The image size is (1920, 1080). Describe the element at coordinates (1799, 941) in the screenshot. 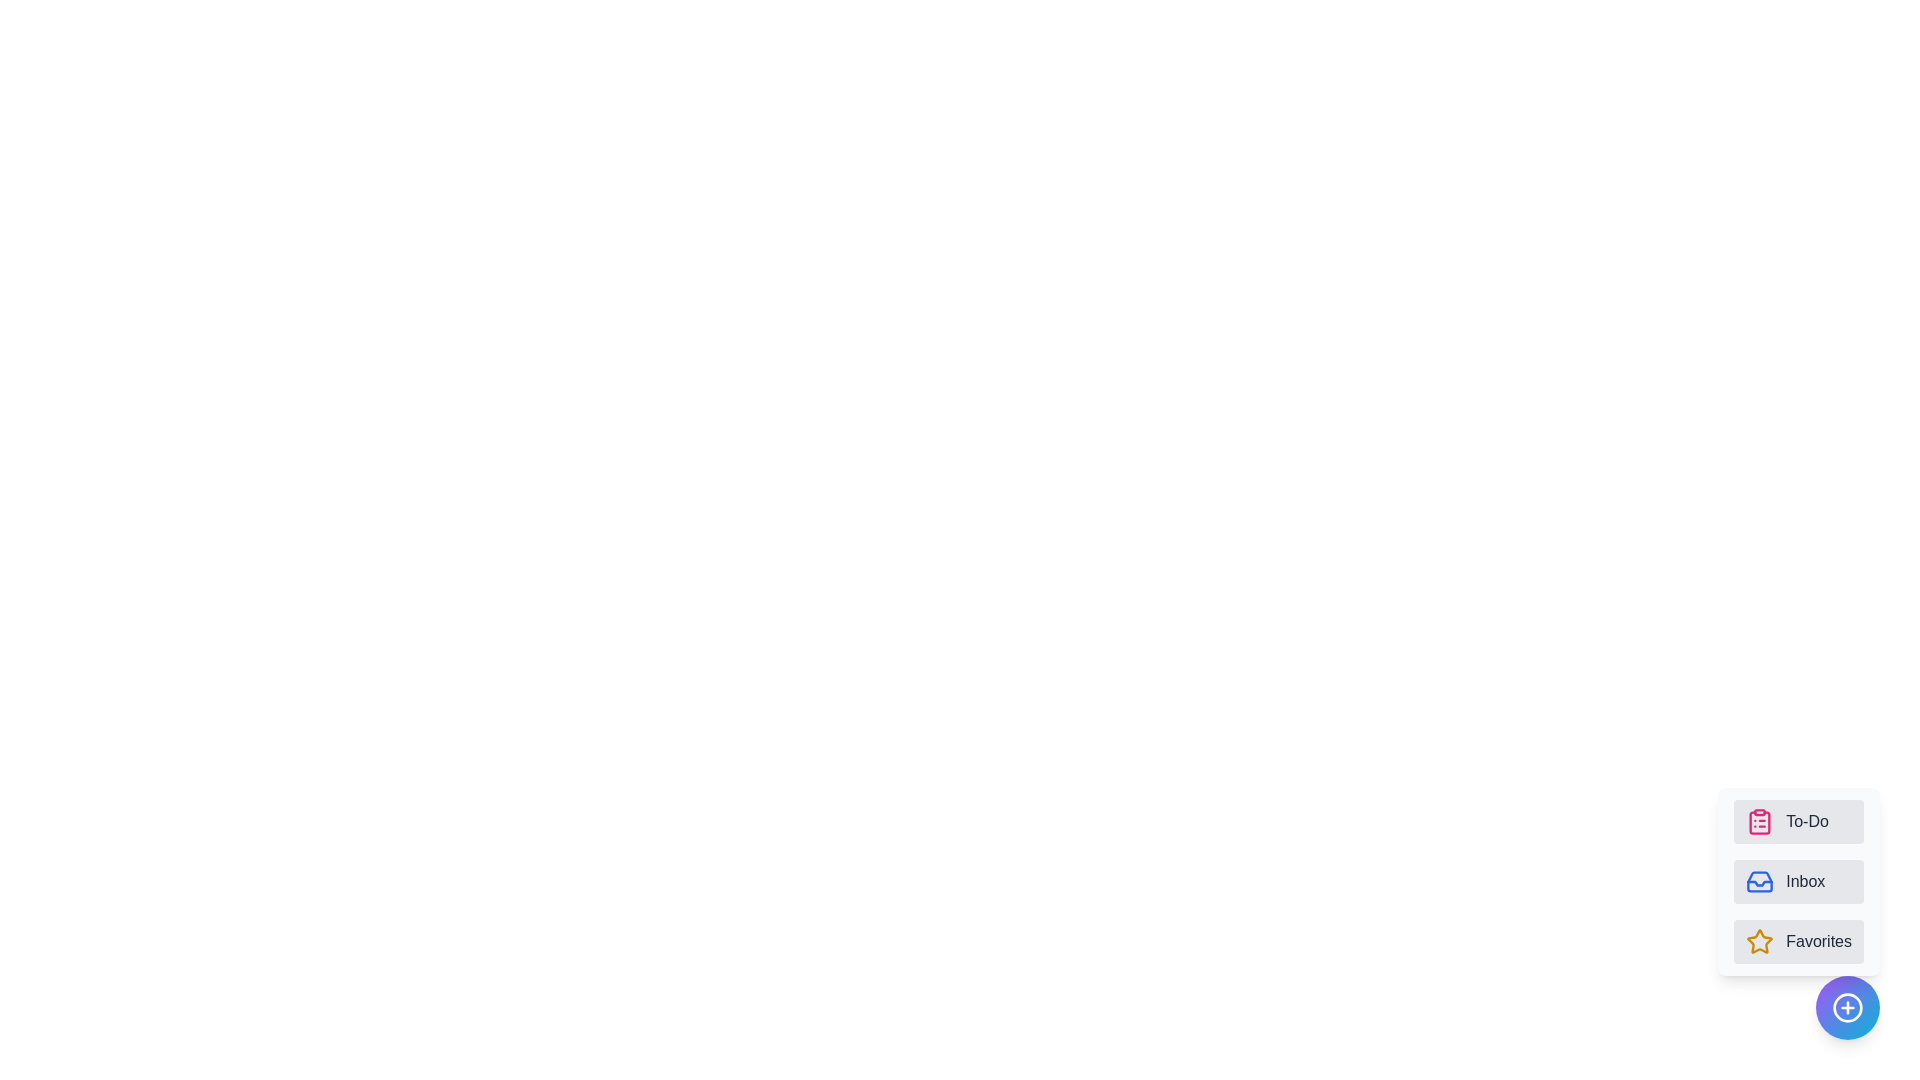

I see `the 'Favorites' button to select it` at that location.